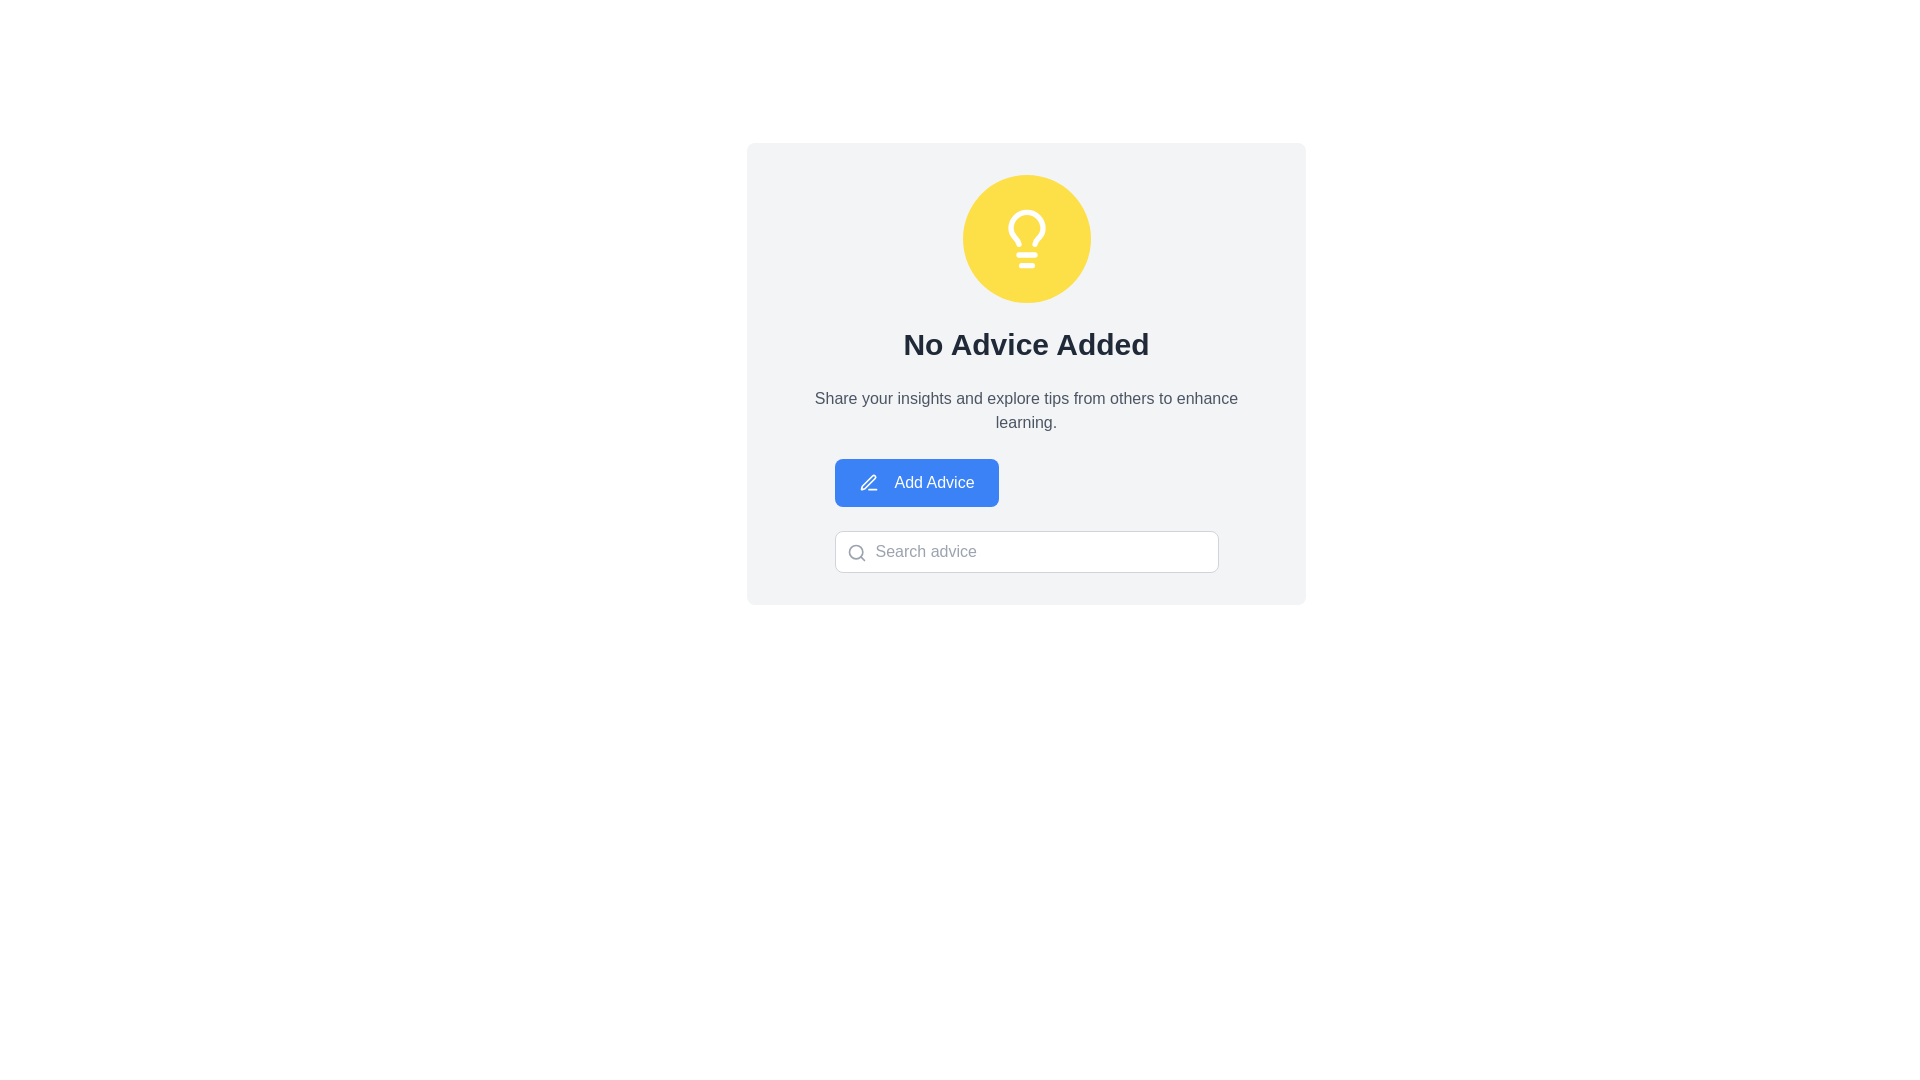  Describe the element at coordinates (1026, 238) in the screenshot. I see `the circular lightbulb icon button with a bright yellow background, located above the 'No Advice Added' text` at that location.